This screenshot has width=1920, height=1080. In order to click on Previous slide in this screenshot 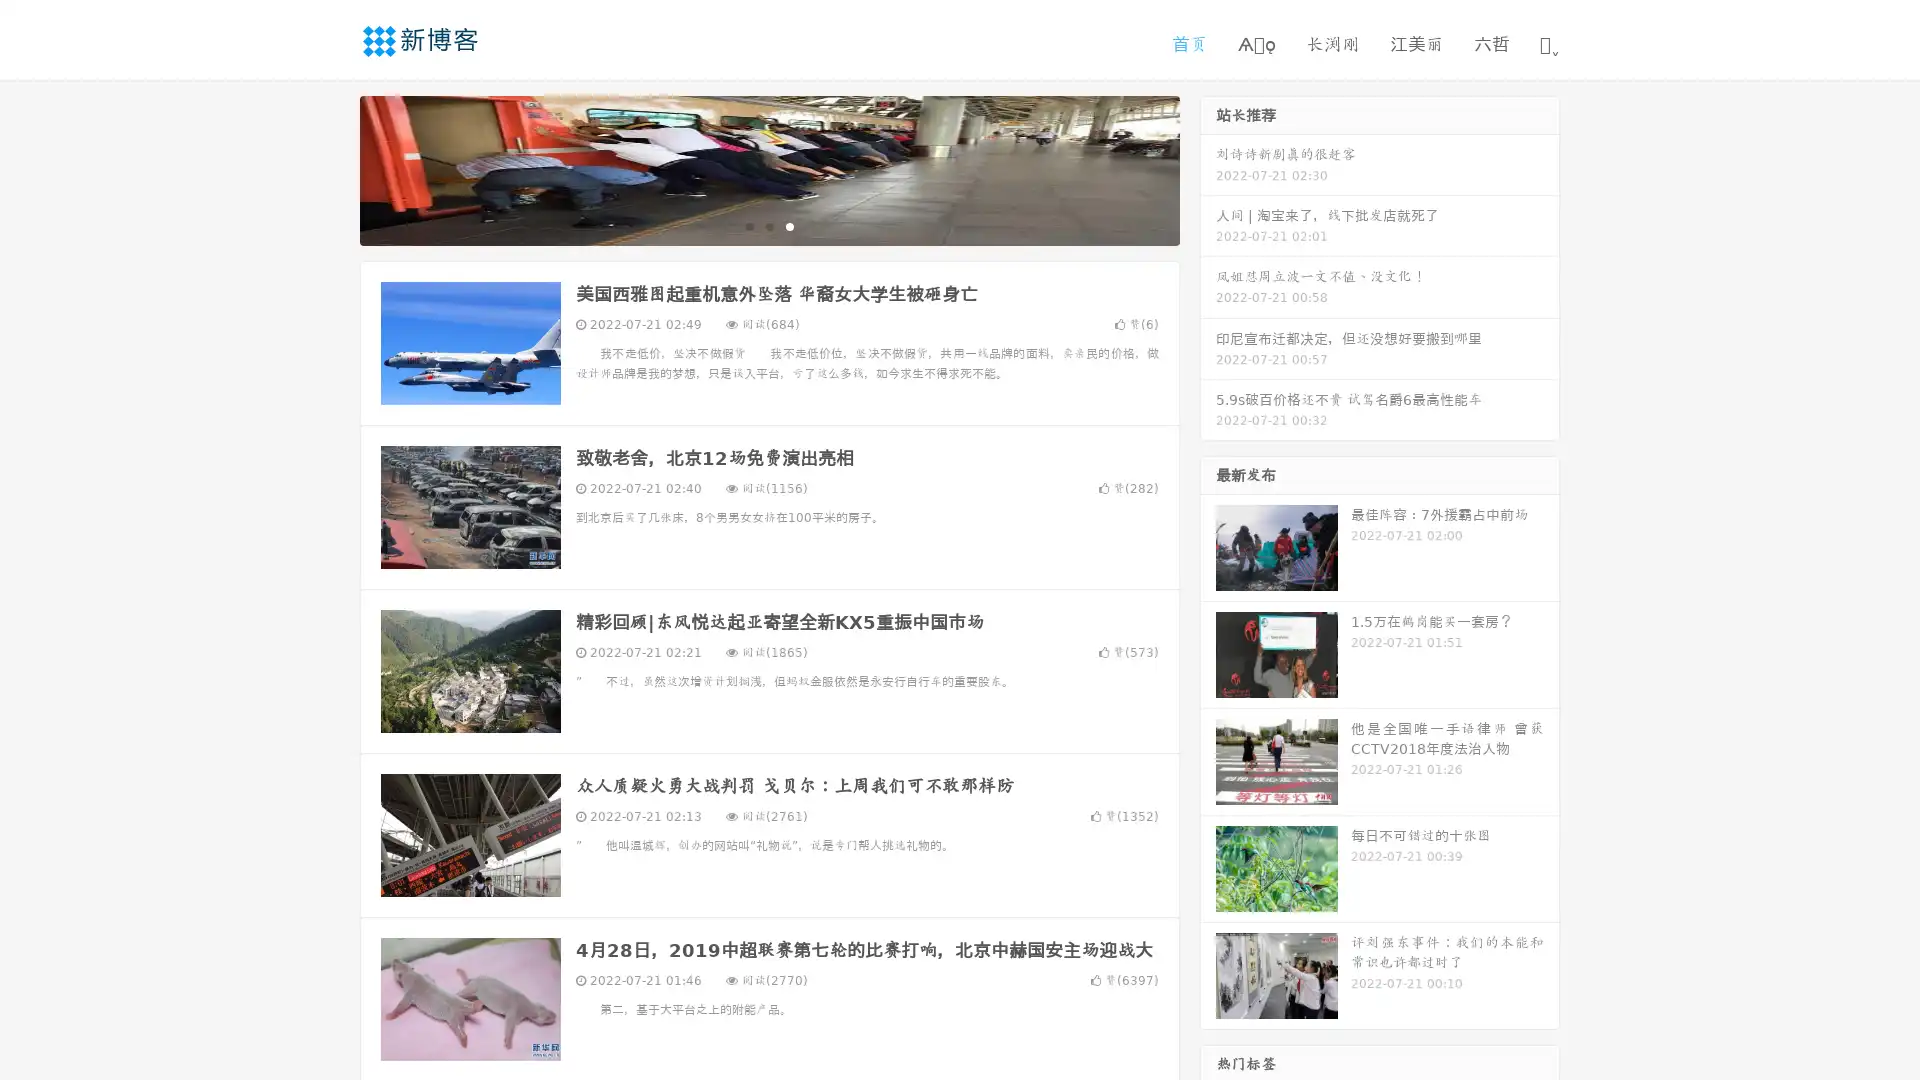, I will do `click(330, 168)`.